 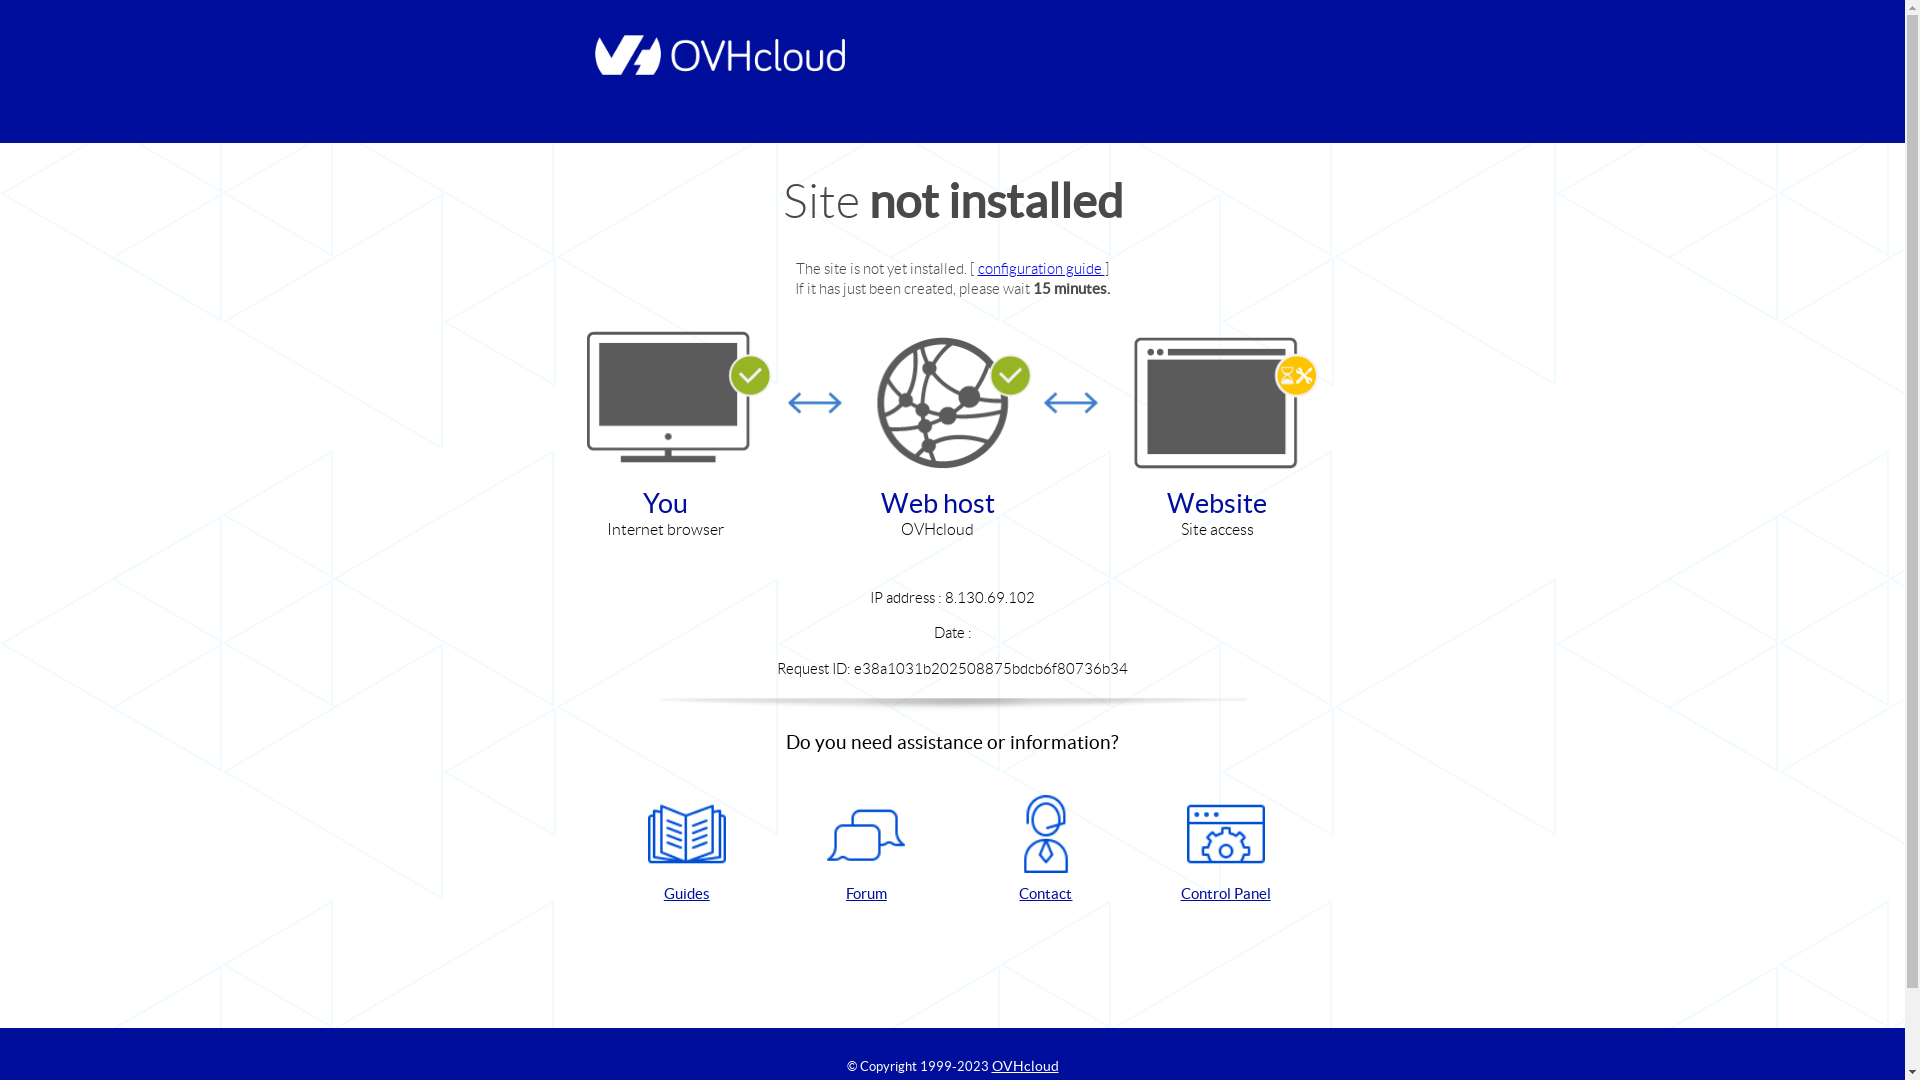 I want to click on 'configuration guide', so click(x=978, y=267).